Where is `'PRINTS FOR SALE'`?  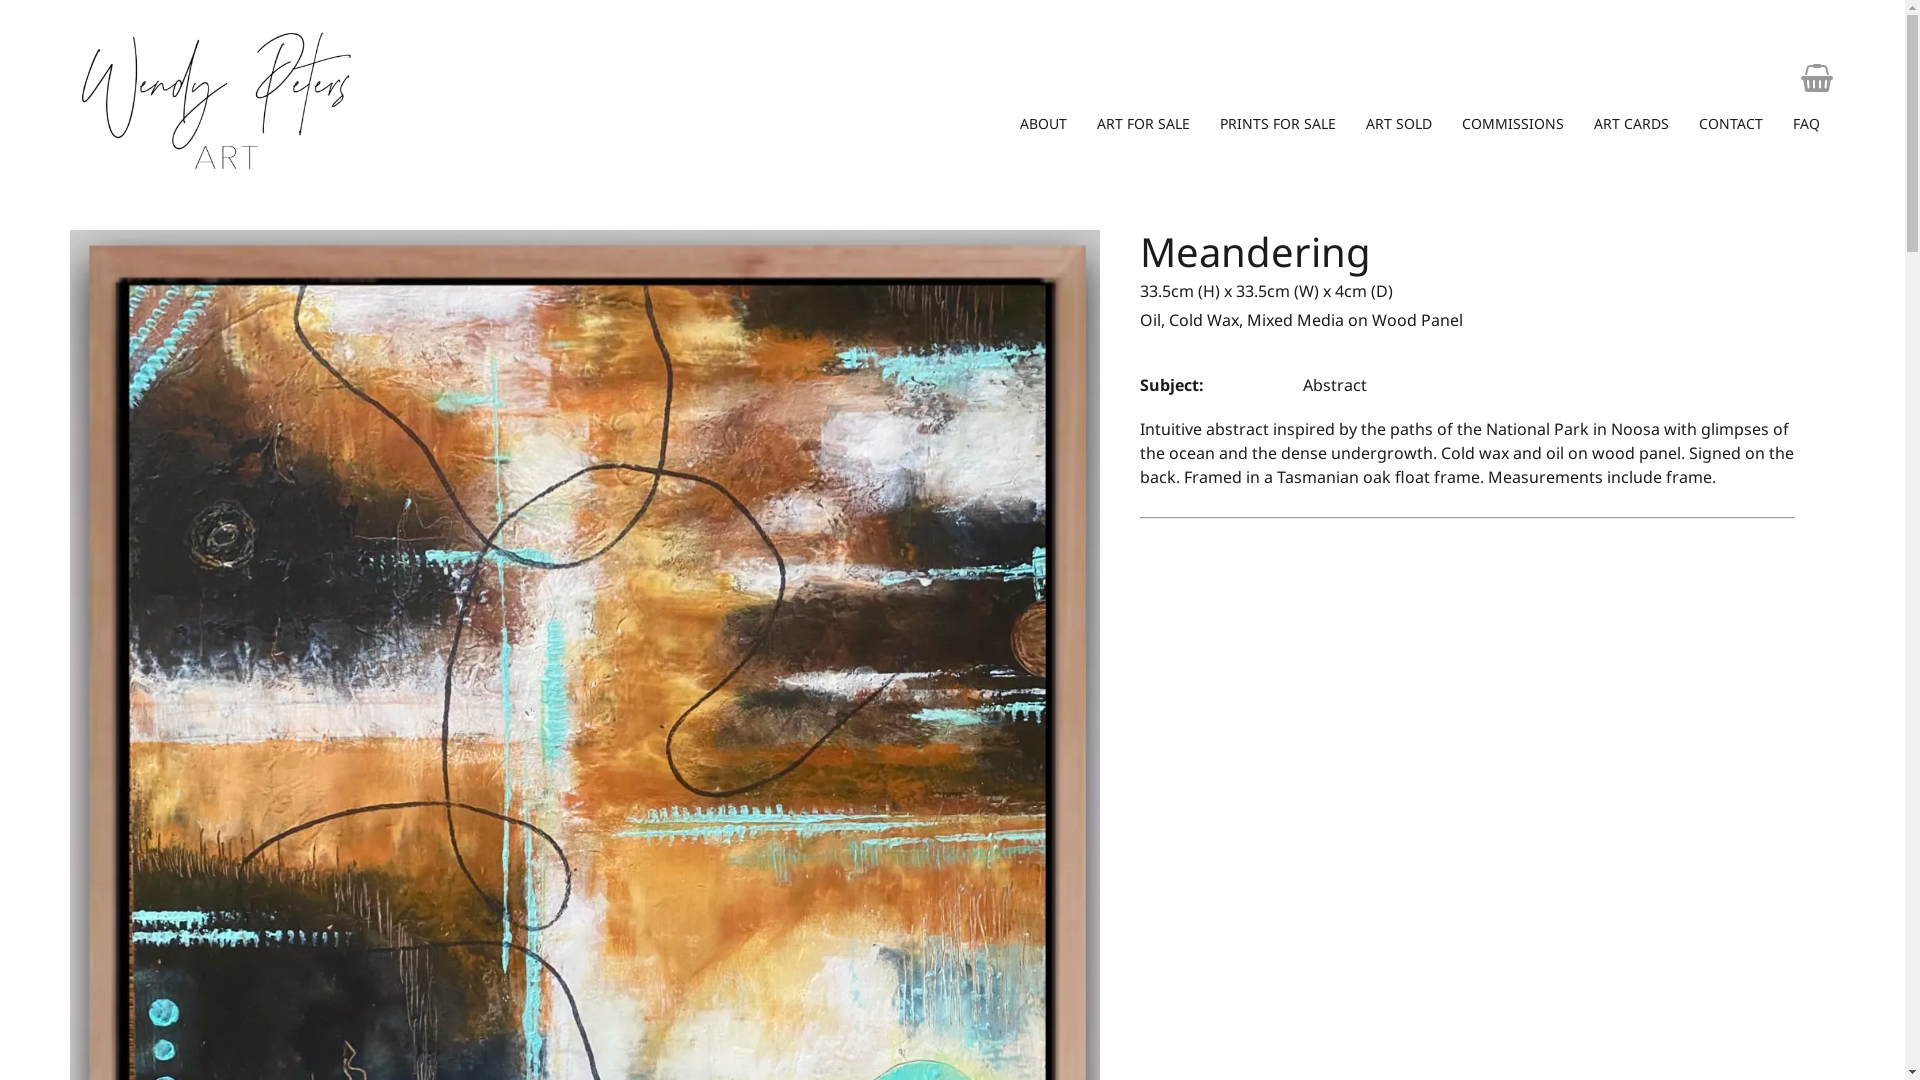 'PRINTS FOR SALE' is located at coordinates (1203, 123).